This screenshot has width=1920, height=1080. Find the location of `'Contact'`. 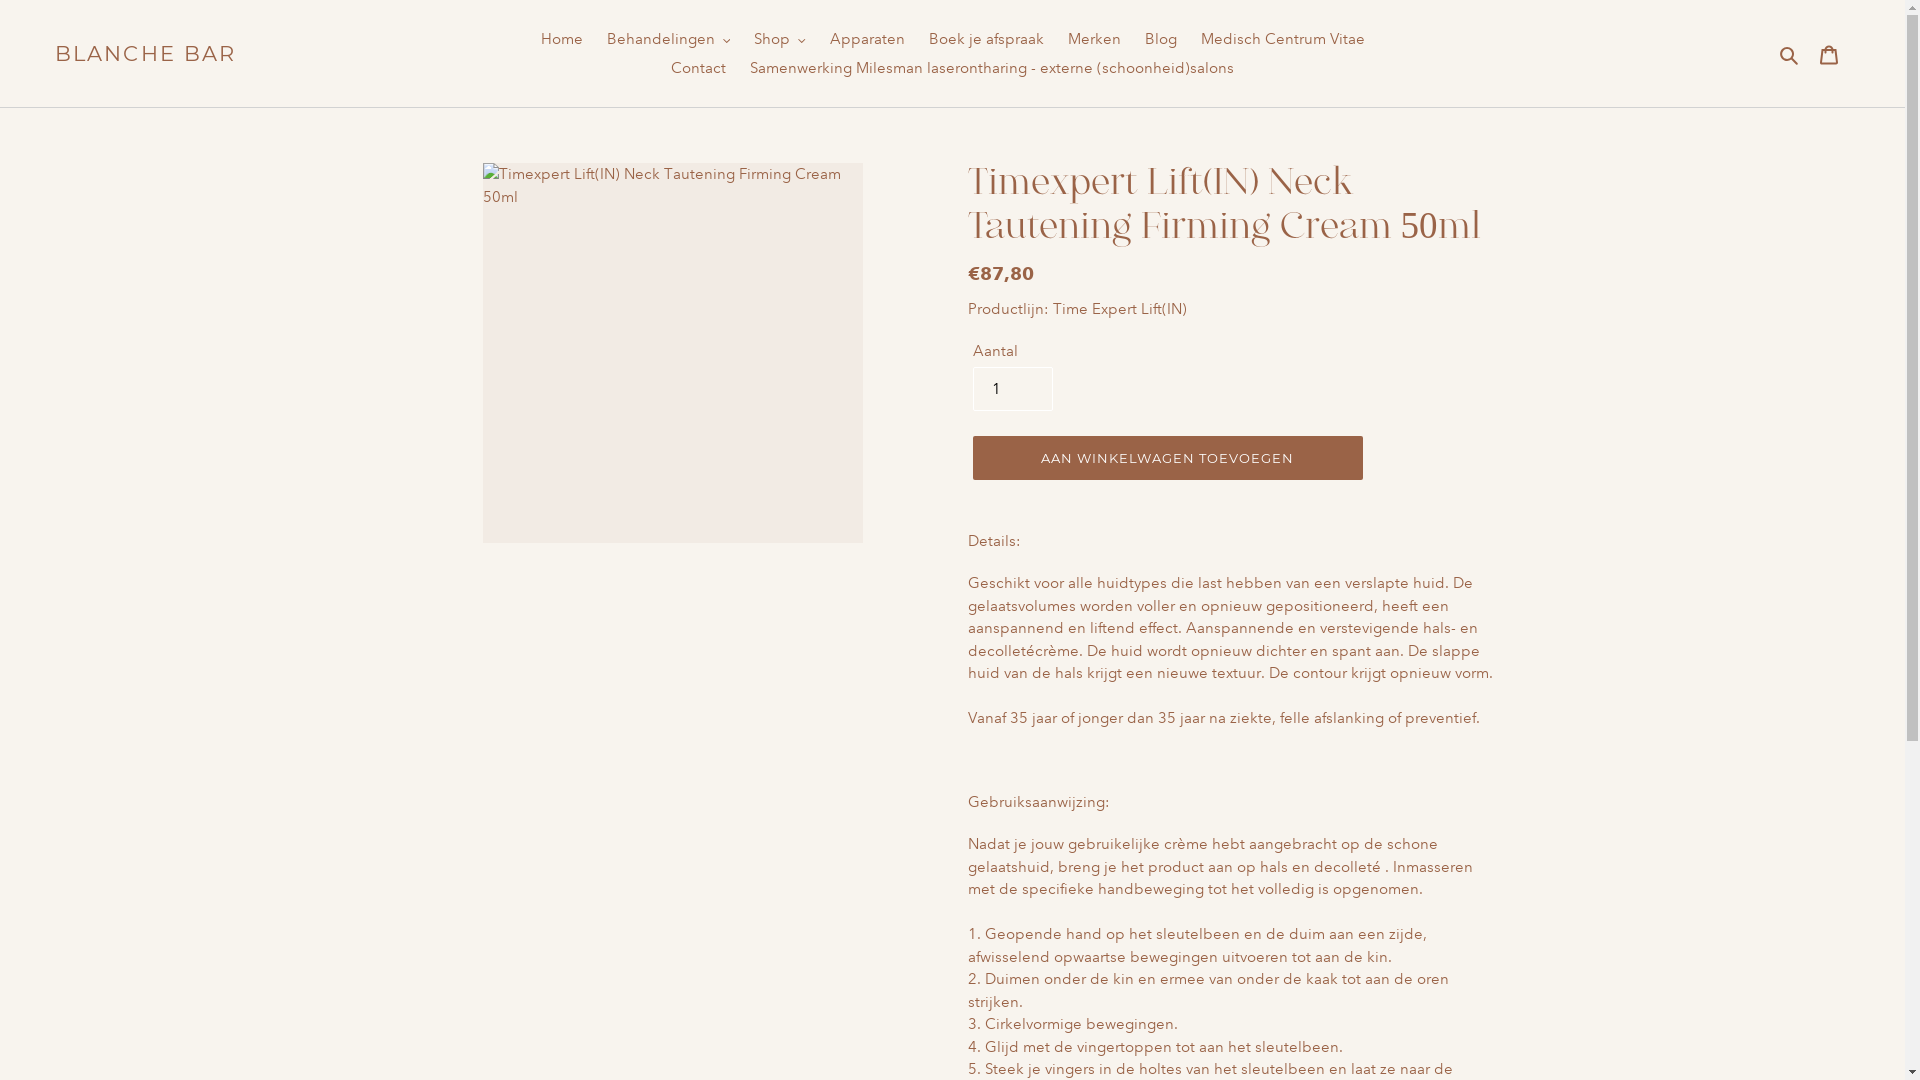

'Contact' is located at coordinates (698, 67).